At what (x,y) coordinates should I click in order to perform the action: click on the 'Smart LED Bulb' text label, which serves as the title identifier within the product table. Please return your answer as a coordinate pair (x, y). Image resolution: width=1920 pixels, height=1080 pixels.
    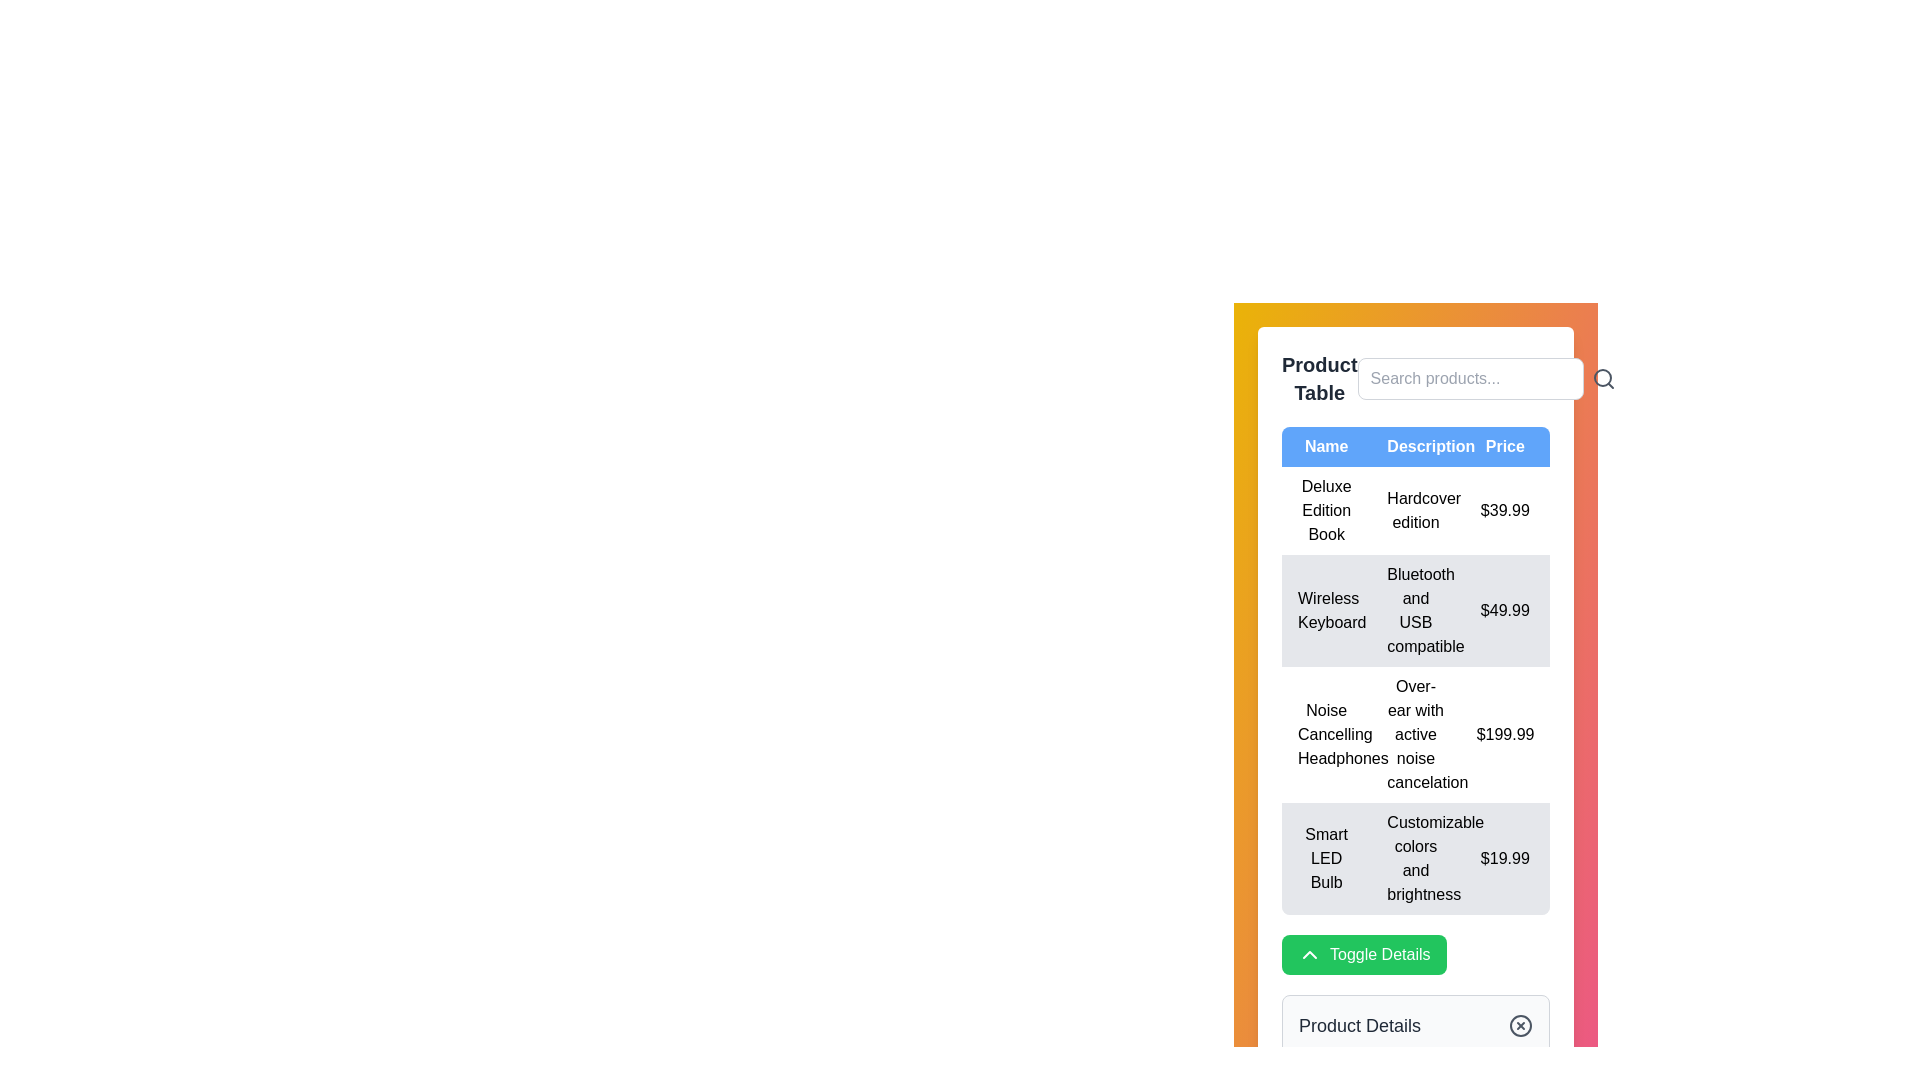
    Looking at the image, I should click on (1326, 858).